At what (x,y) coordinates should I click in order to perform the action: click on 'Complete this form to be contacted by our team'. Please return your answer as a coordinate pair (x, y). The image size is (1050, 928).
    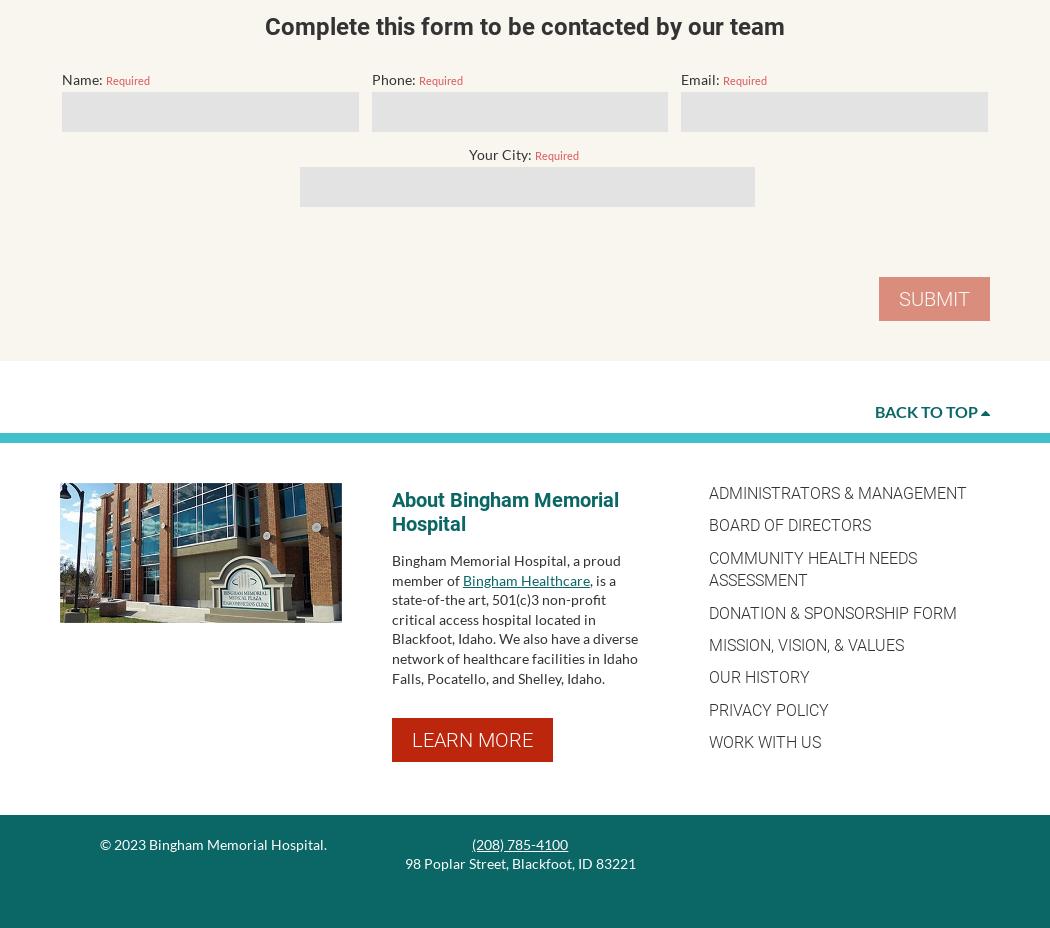
    Looking at the image, I should click on (525, 26).